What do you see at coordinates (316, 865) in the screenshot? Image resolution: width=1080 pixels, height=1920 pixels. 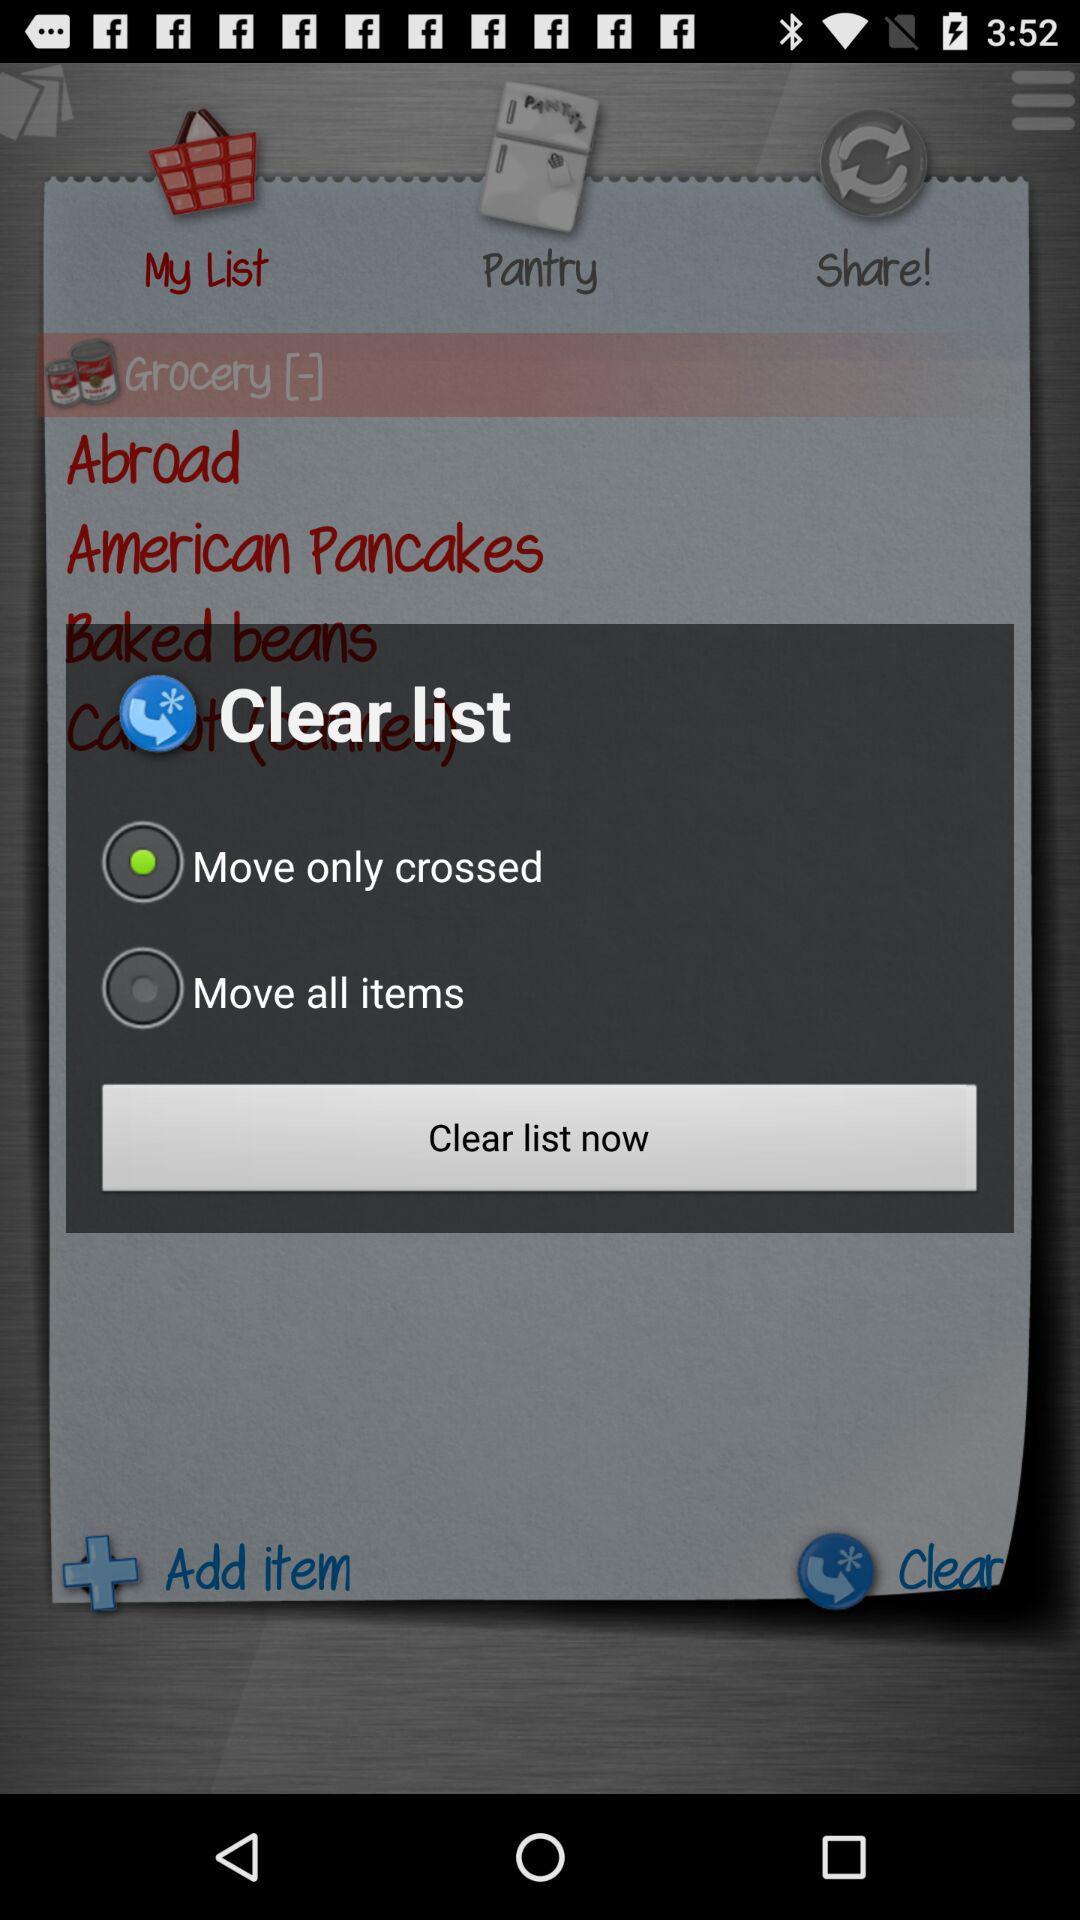 I see `icon below the clear list` at bounding box center [316, 865].